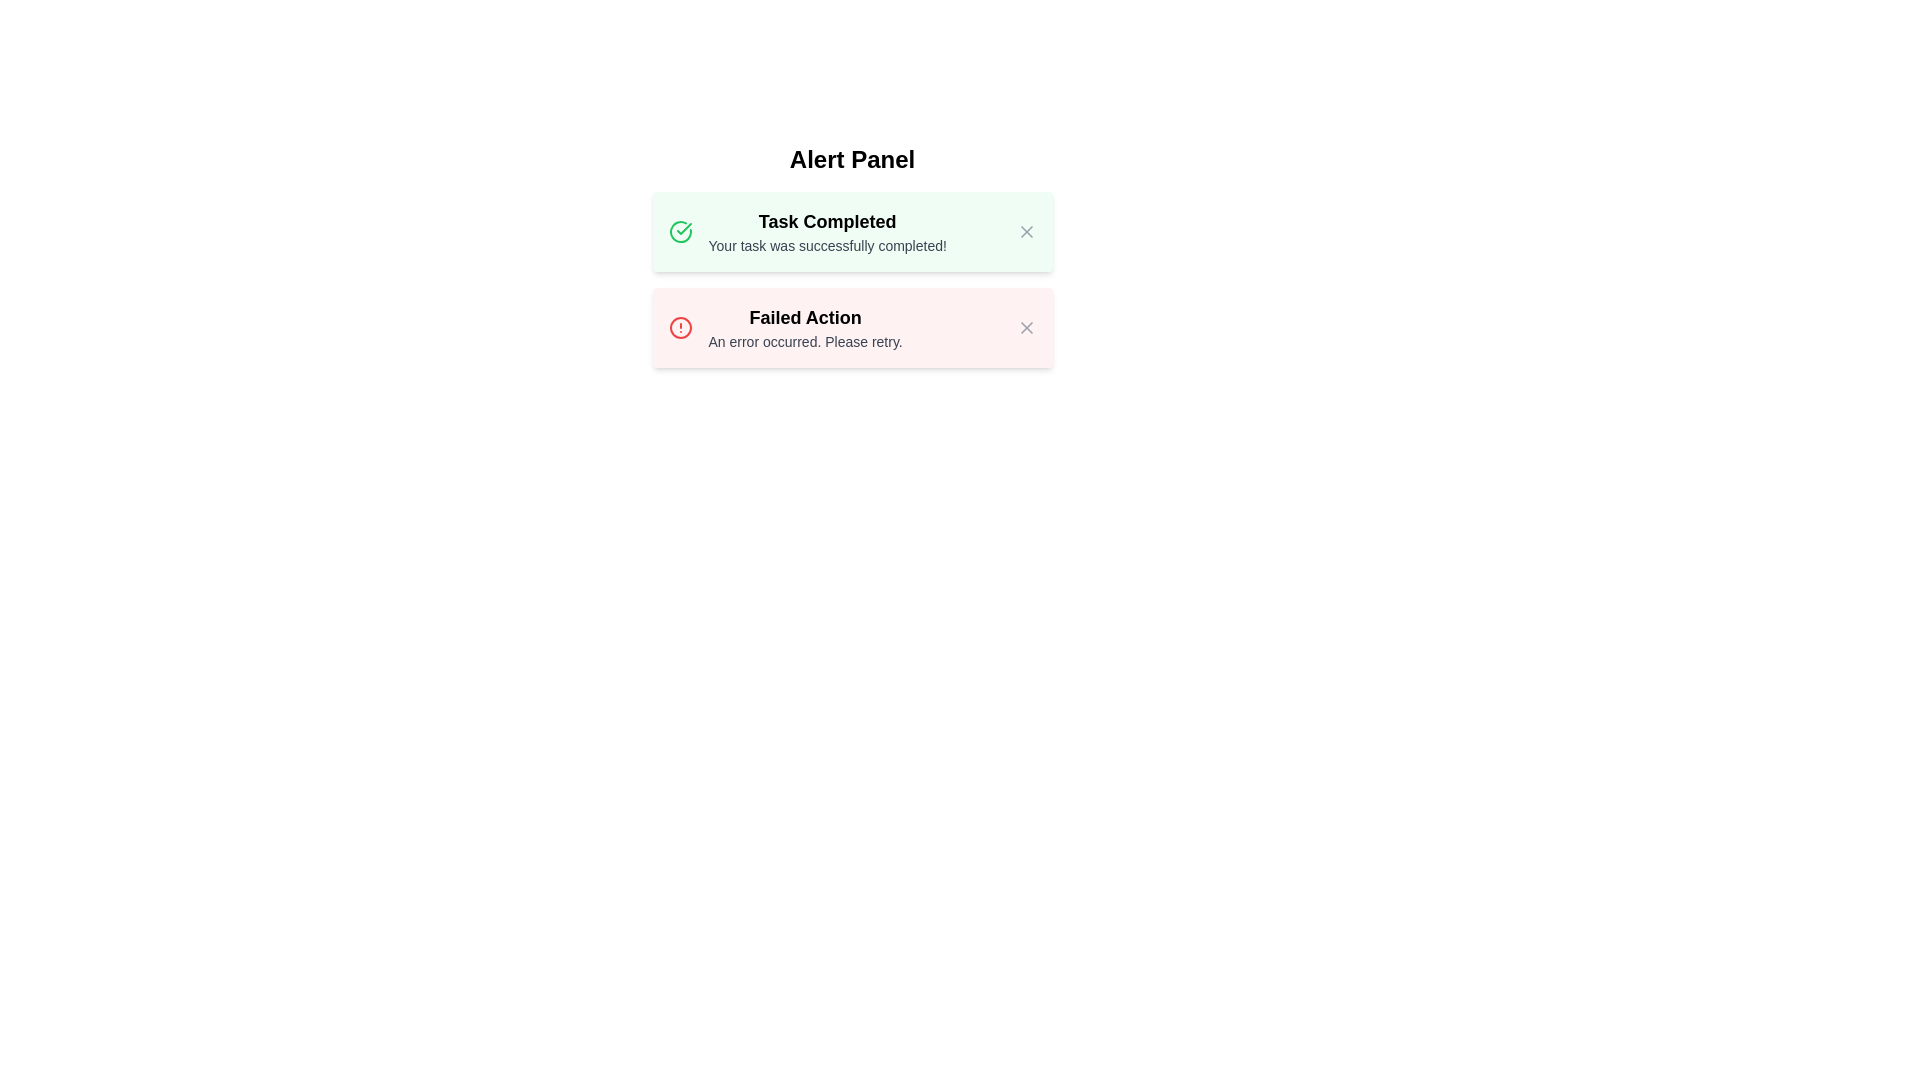 The height and width of the screenshot is (1080, 1920). Describe the element at coordinates (1026, 230) in the screenshot. I see `the Close button represented as an SVG 'X' symbol, located in the top right region of the green success panel labeled 'Task Completed'` at that location.